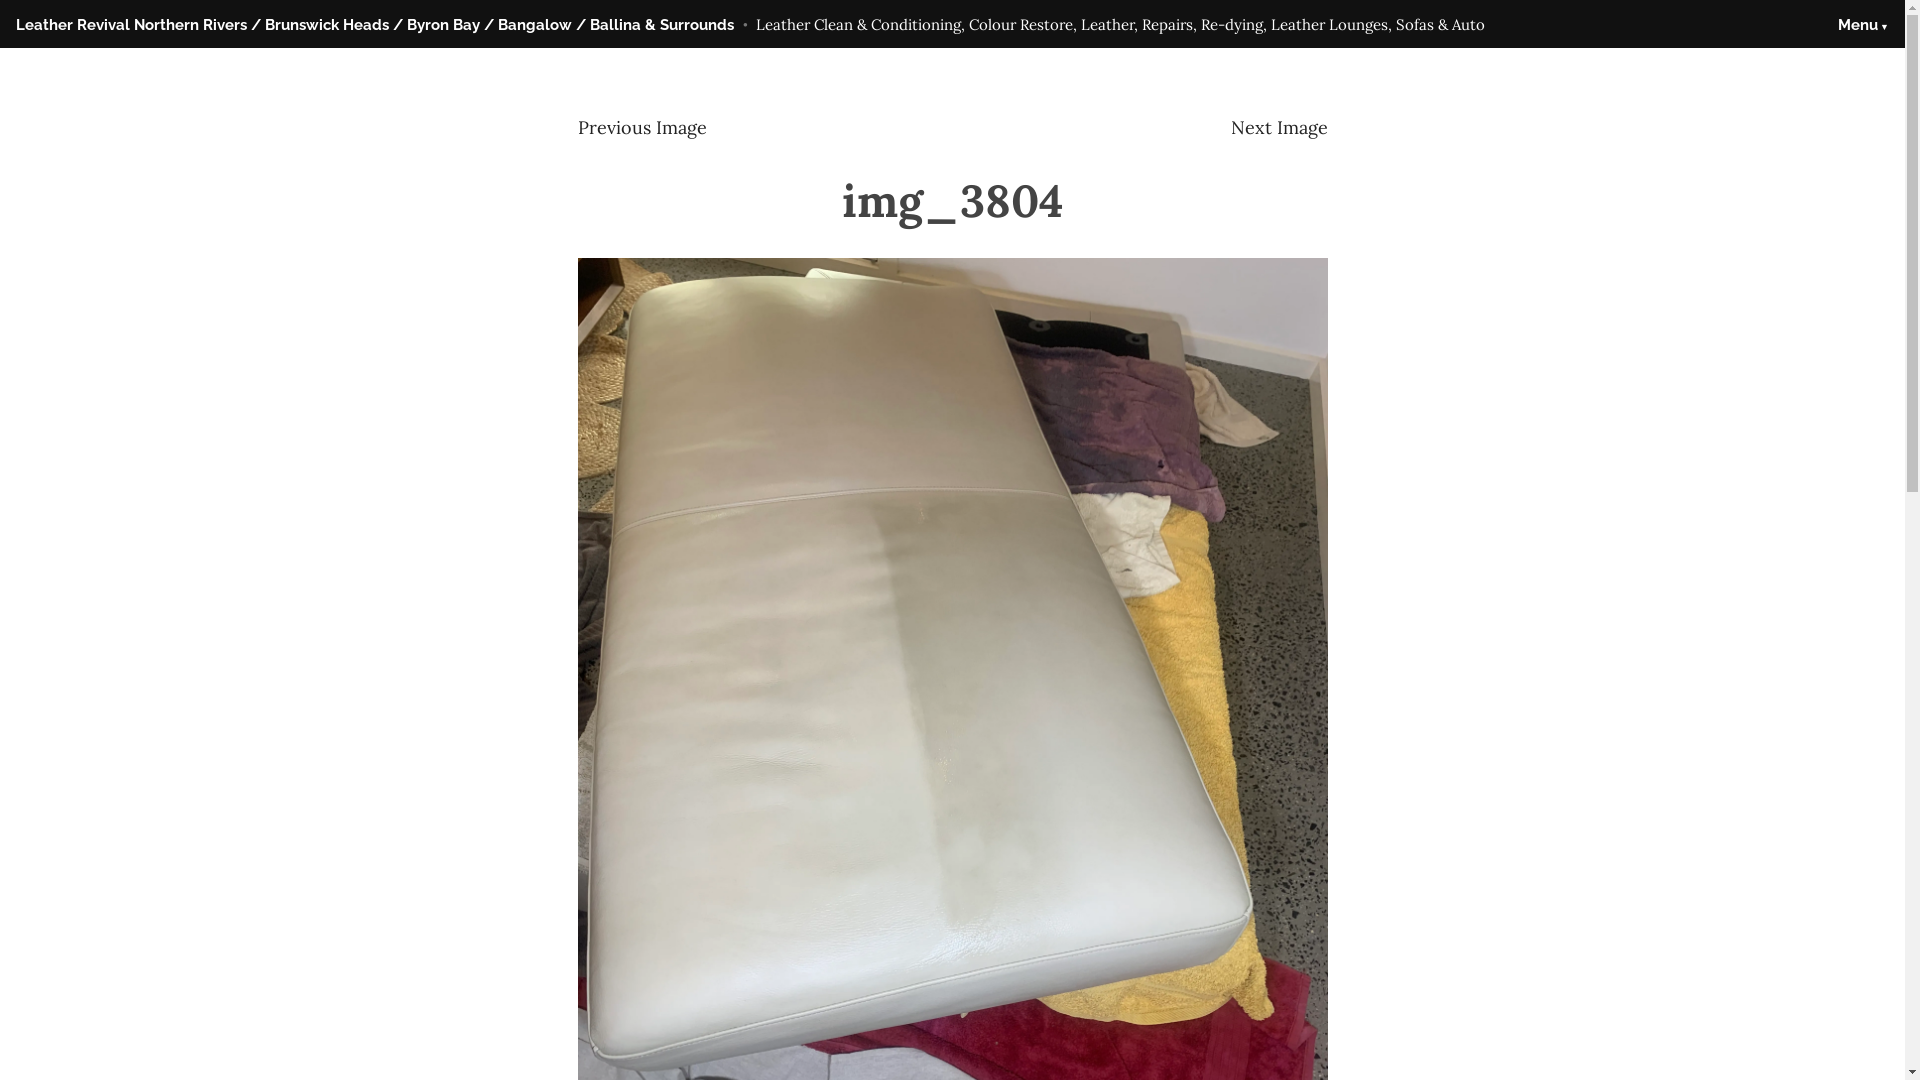 This screenshot has height=1080, width=1920. I want to click on 'Previous Image', so click(576, 127).